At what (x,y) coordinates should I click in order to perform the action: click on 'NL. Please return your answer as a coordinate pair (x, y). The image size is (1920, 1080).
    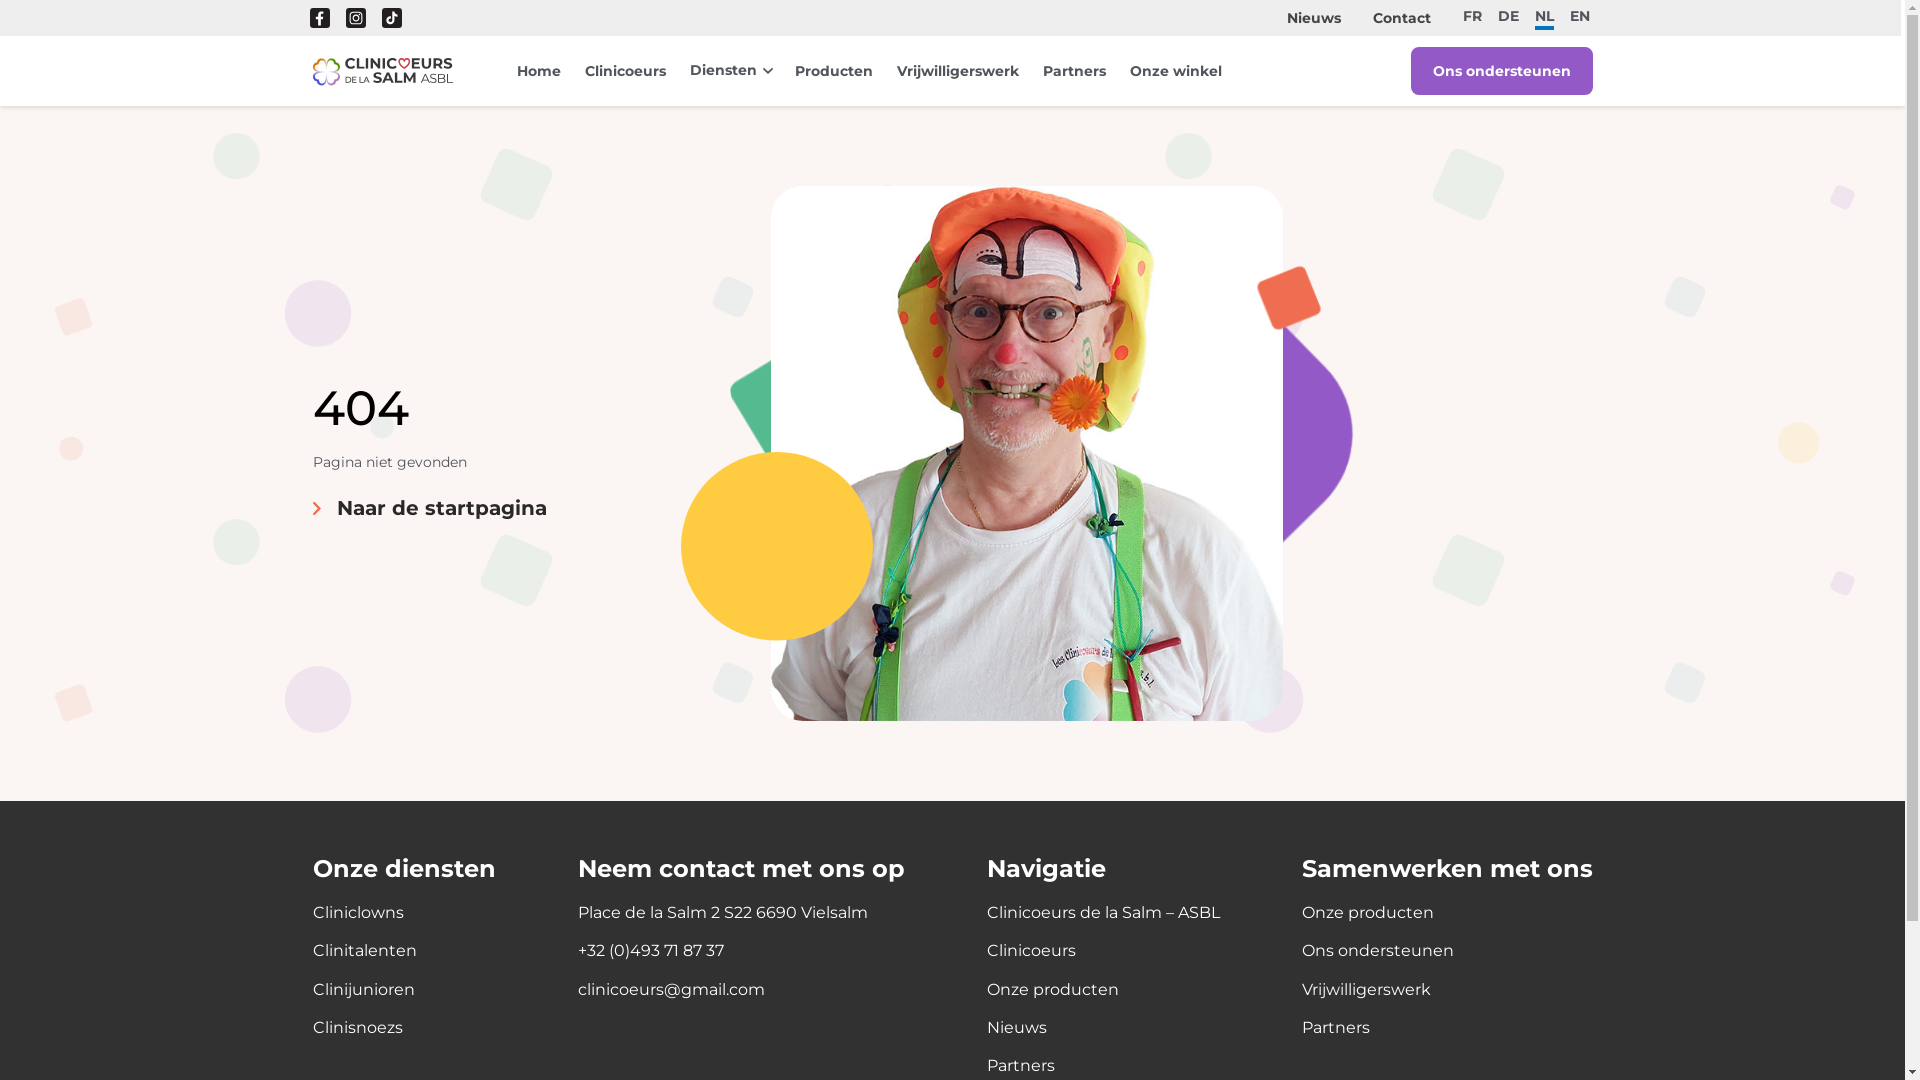
    Looking at the image, I should click on (1543, 18).